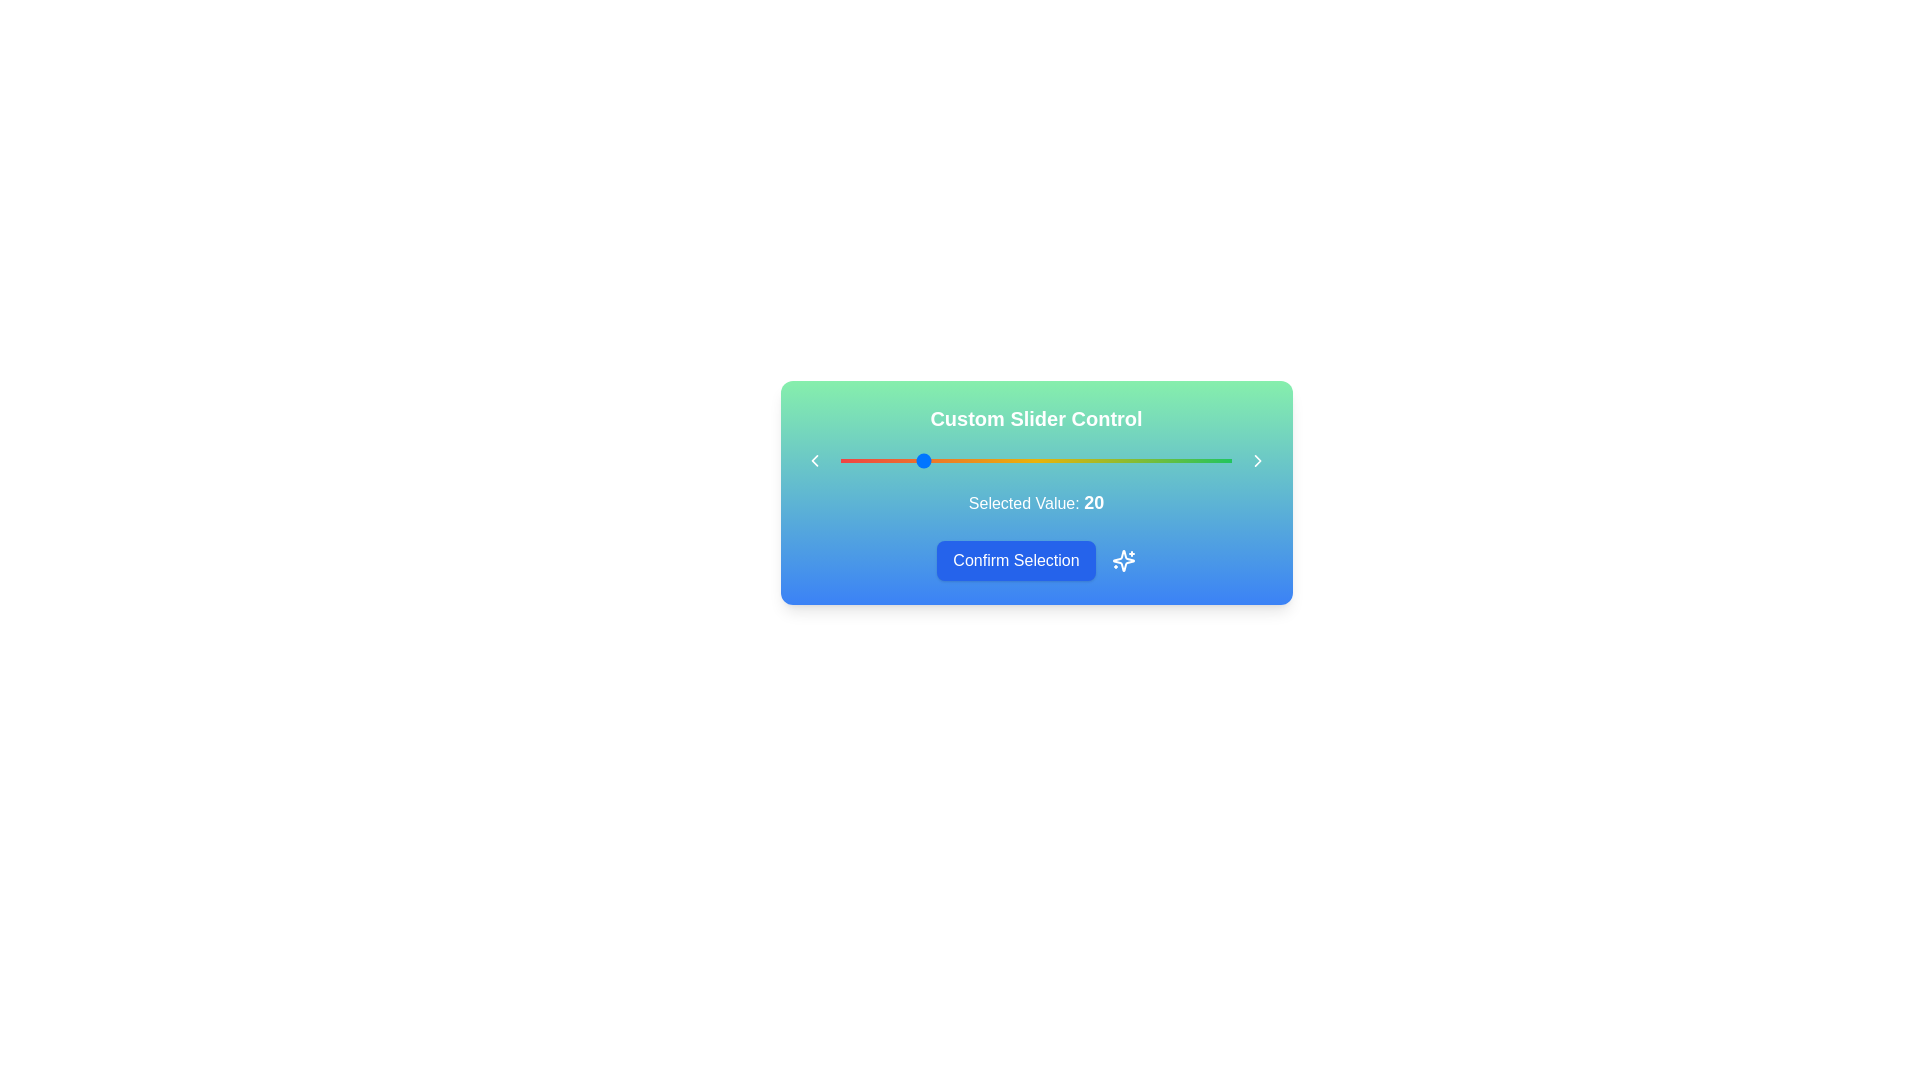 The width and height of the screenshot is (1920, 1080). I want to click on the text of the title element located at the top of the slider component, so click(1036, 418).